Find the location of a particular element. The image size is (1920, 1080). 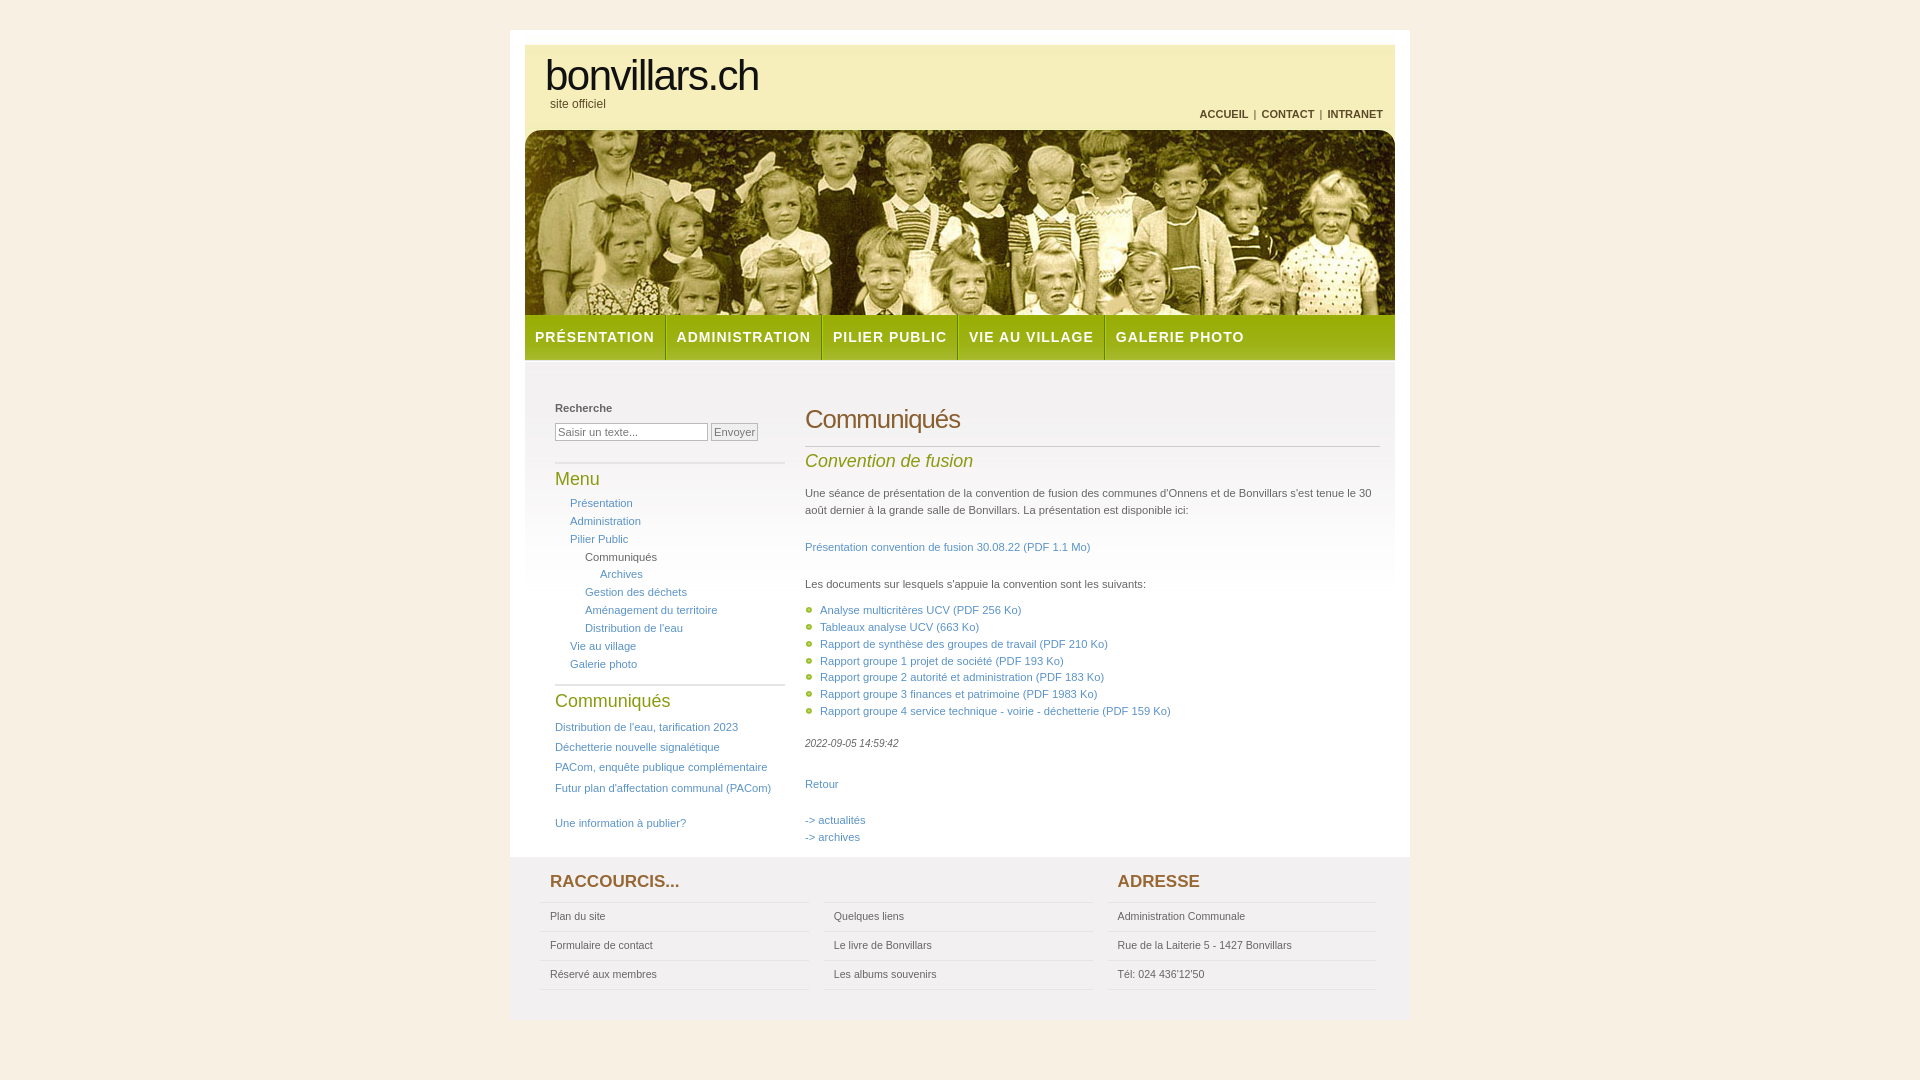

'Distribution de l'eau' is located at coordinates (632, 627).